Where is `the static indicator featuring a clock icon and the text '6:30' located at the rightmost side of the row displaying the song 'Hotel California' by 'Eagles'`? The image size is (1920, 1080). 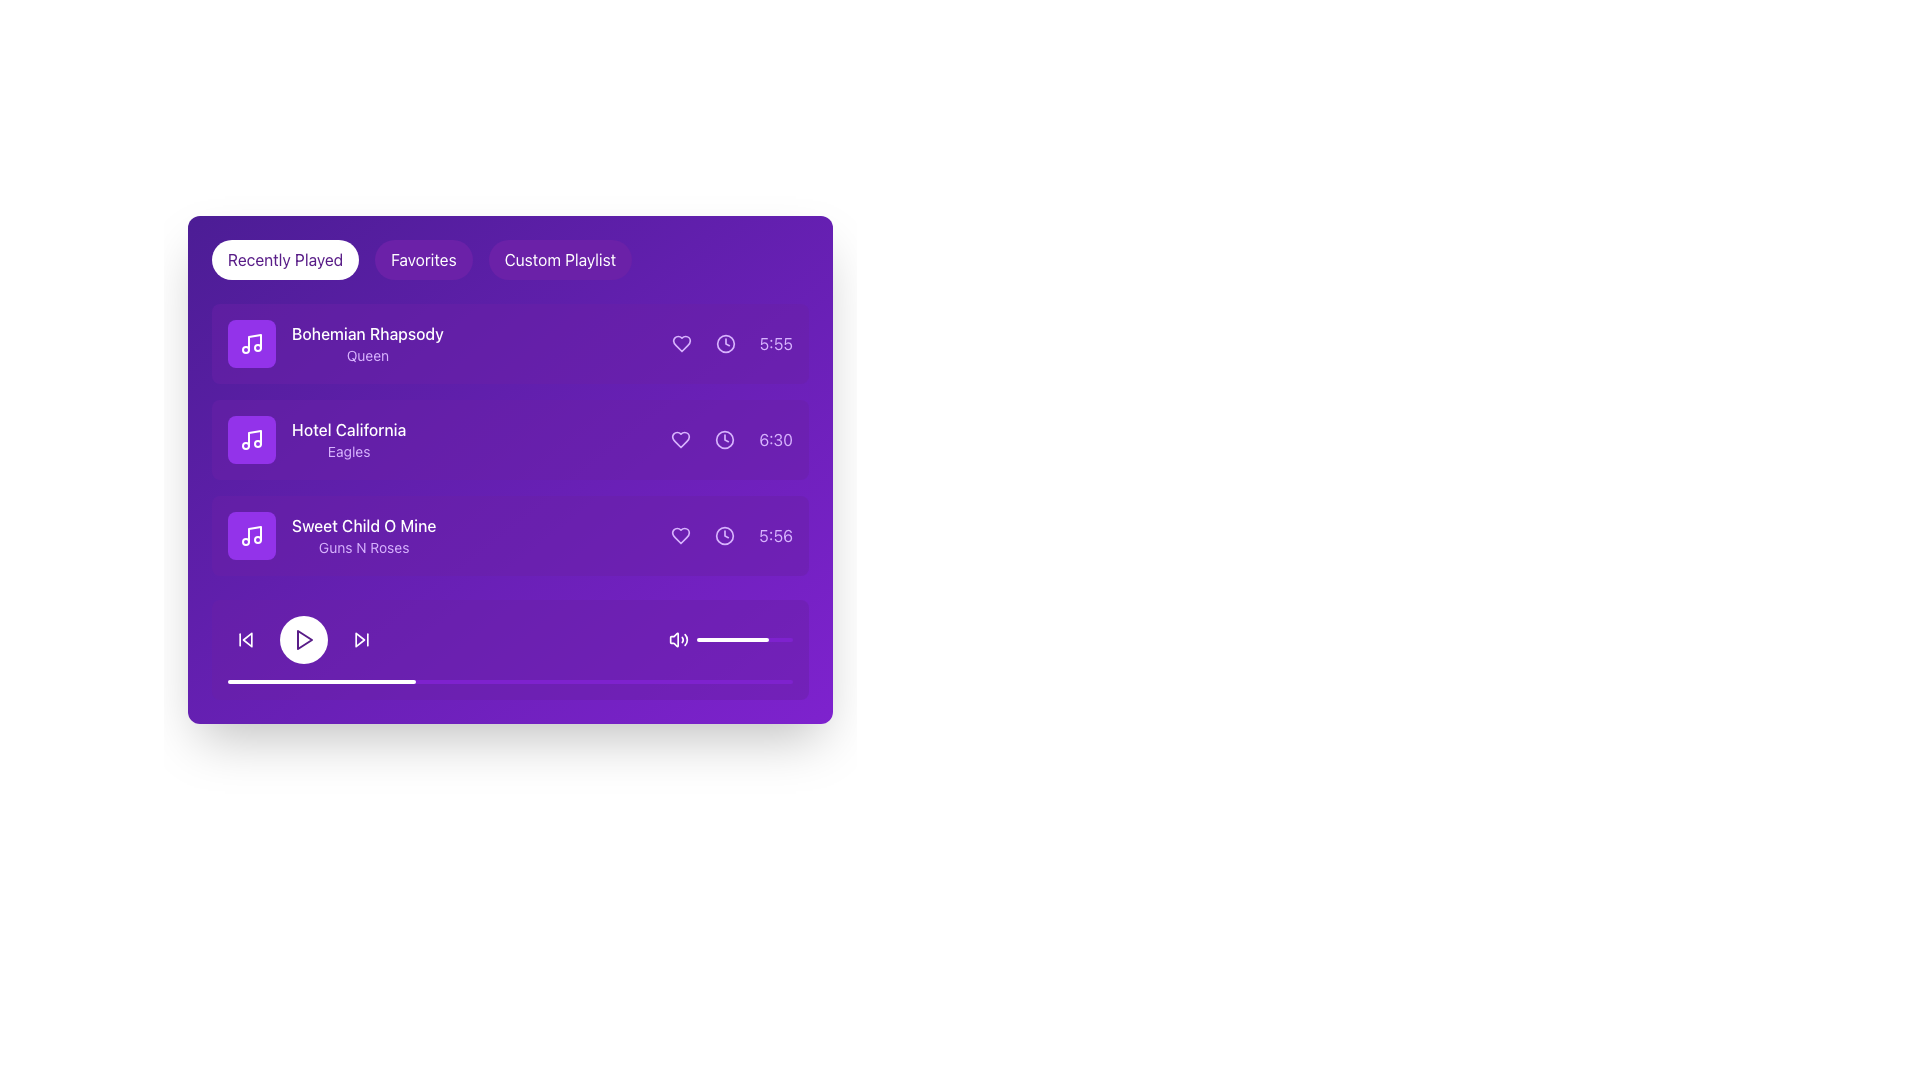
the static indicator featuring a clock icon and the text '6:30' located at the rightmost side of the row displaying the song 'Hotel California' by 'Eagles' is located at coordinates (731, 438).